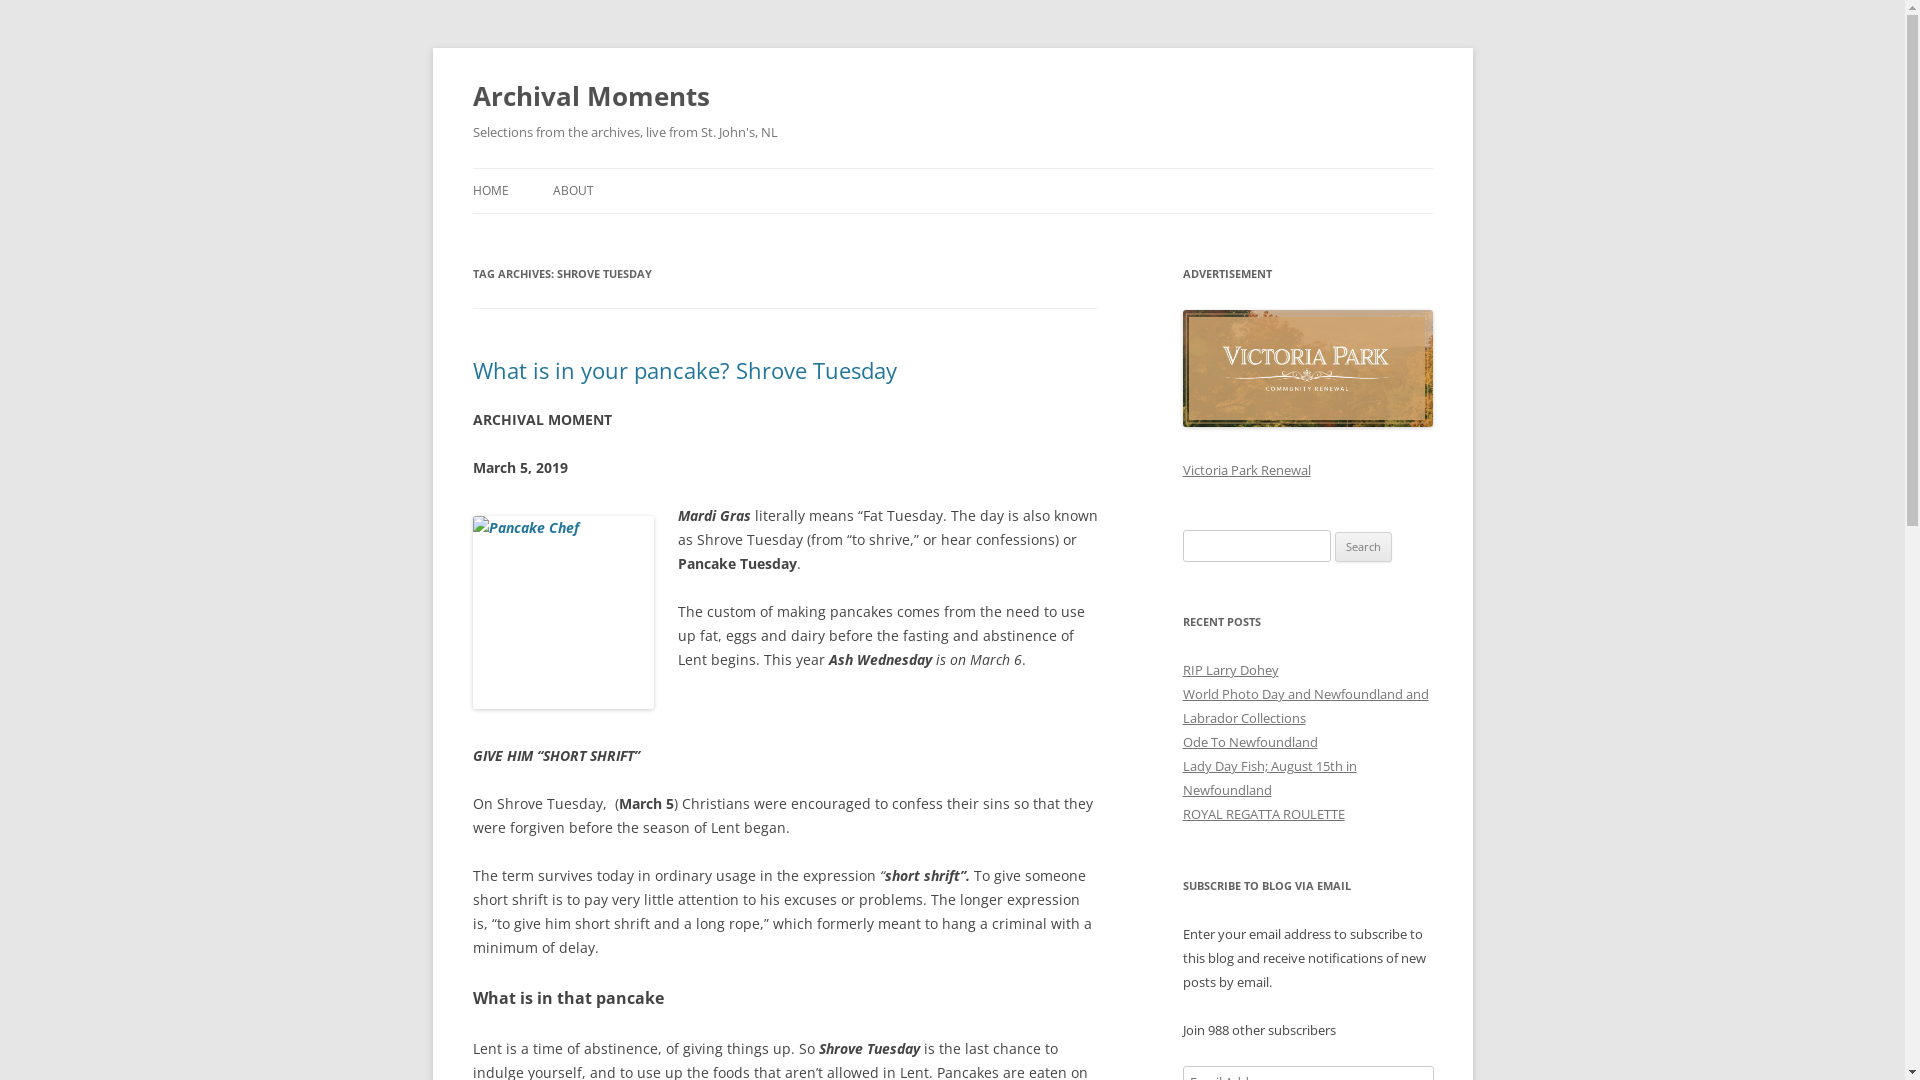  I want to click on 'Skip to content', so click(951, 167).